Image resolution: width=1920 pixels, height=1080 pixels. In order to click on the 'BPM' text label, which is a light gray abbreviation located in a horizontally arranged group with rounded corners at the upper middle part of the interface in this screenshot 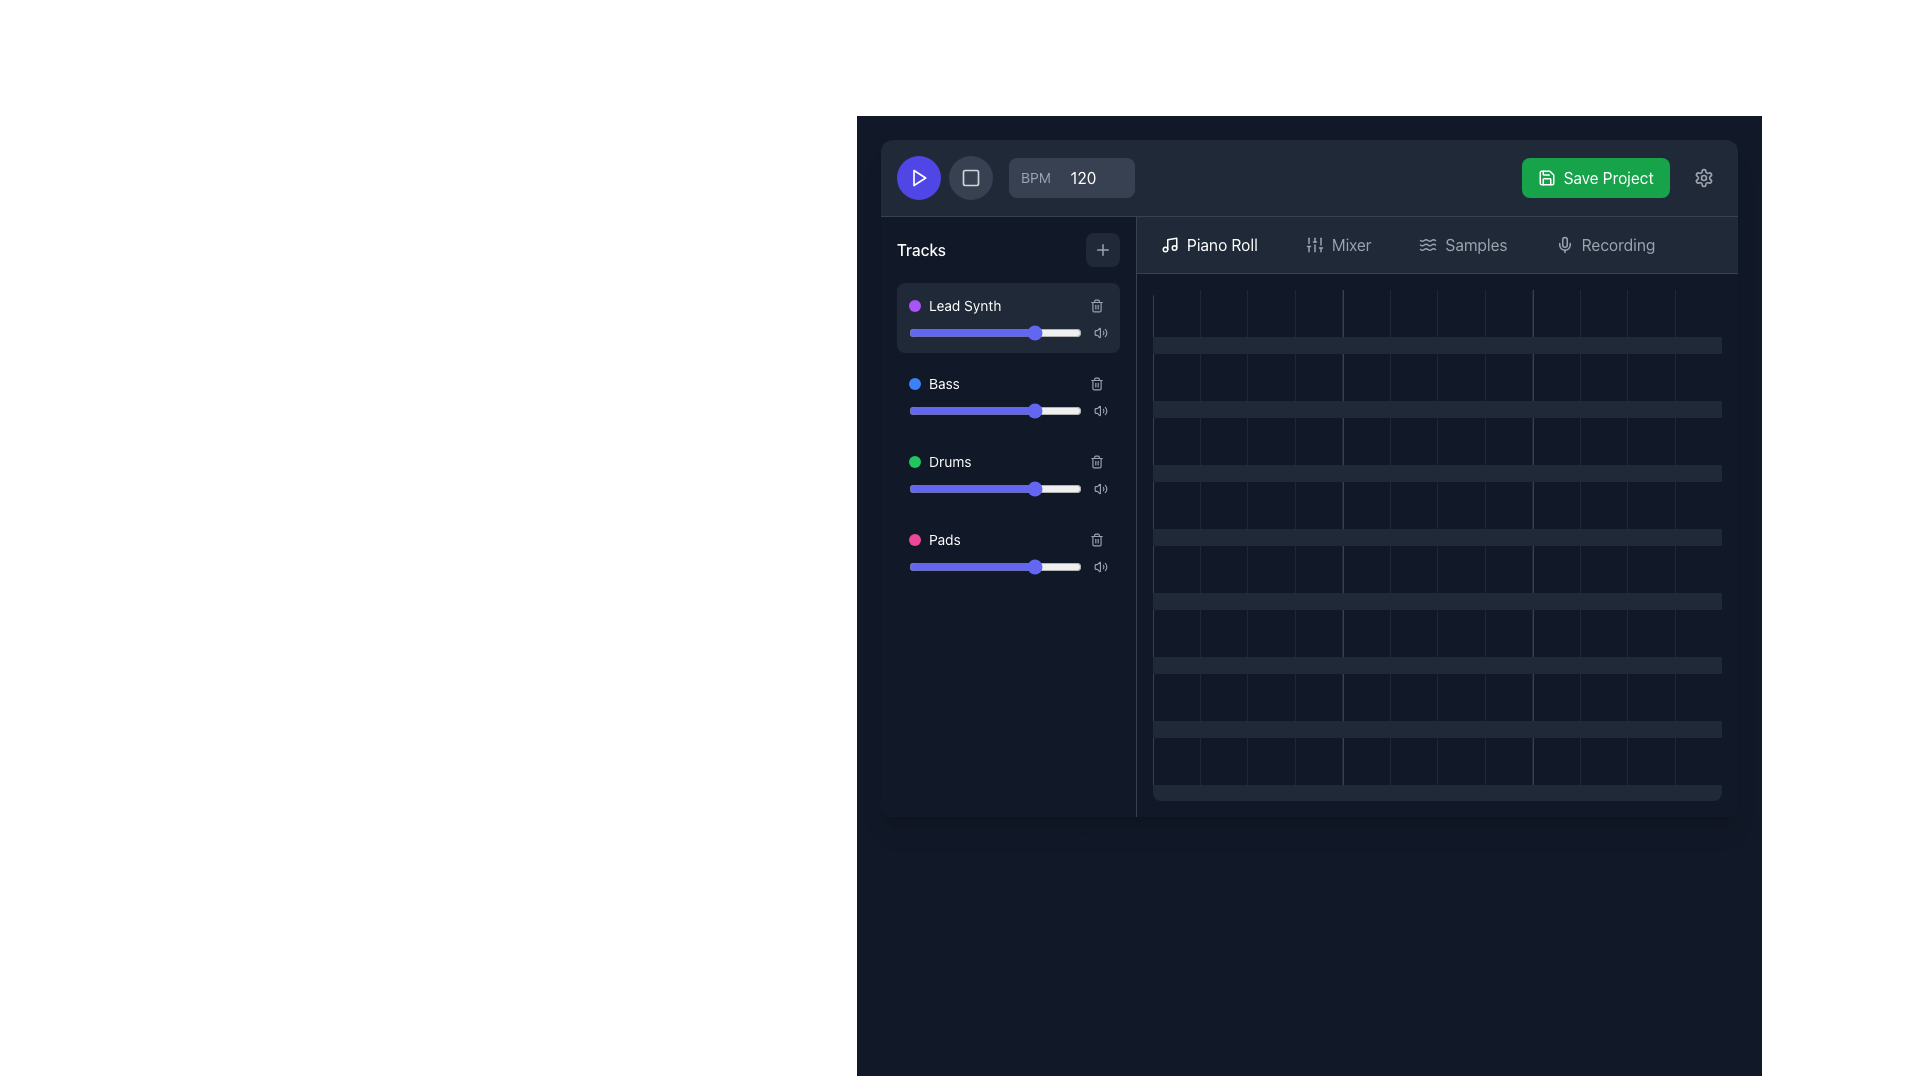, I will do `click(1036, 176)`.